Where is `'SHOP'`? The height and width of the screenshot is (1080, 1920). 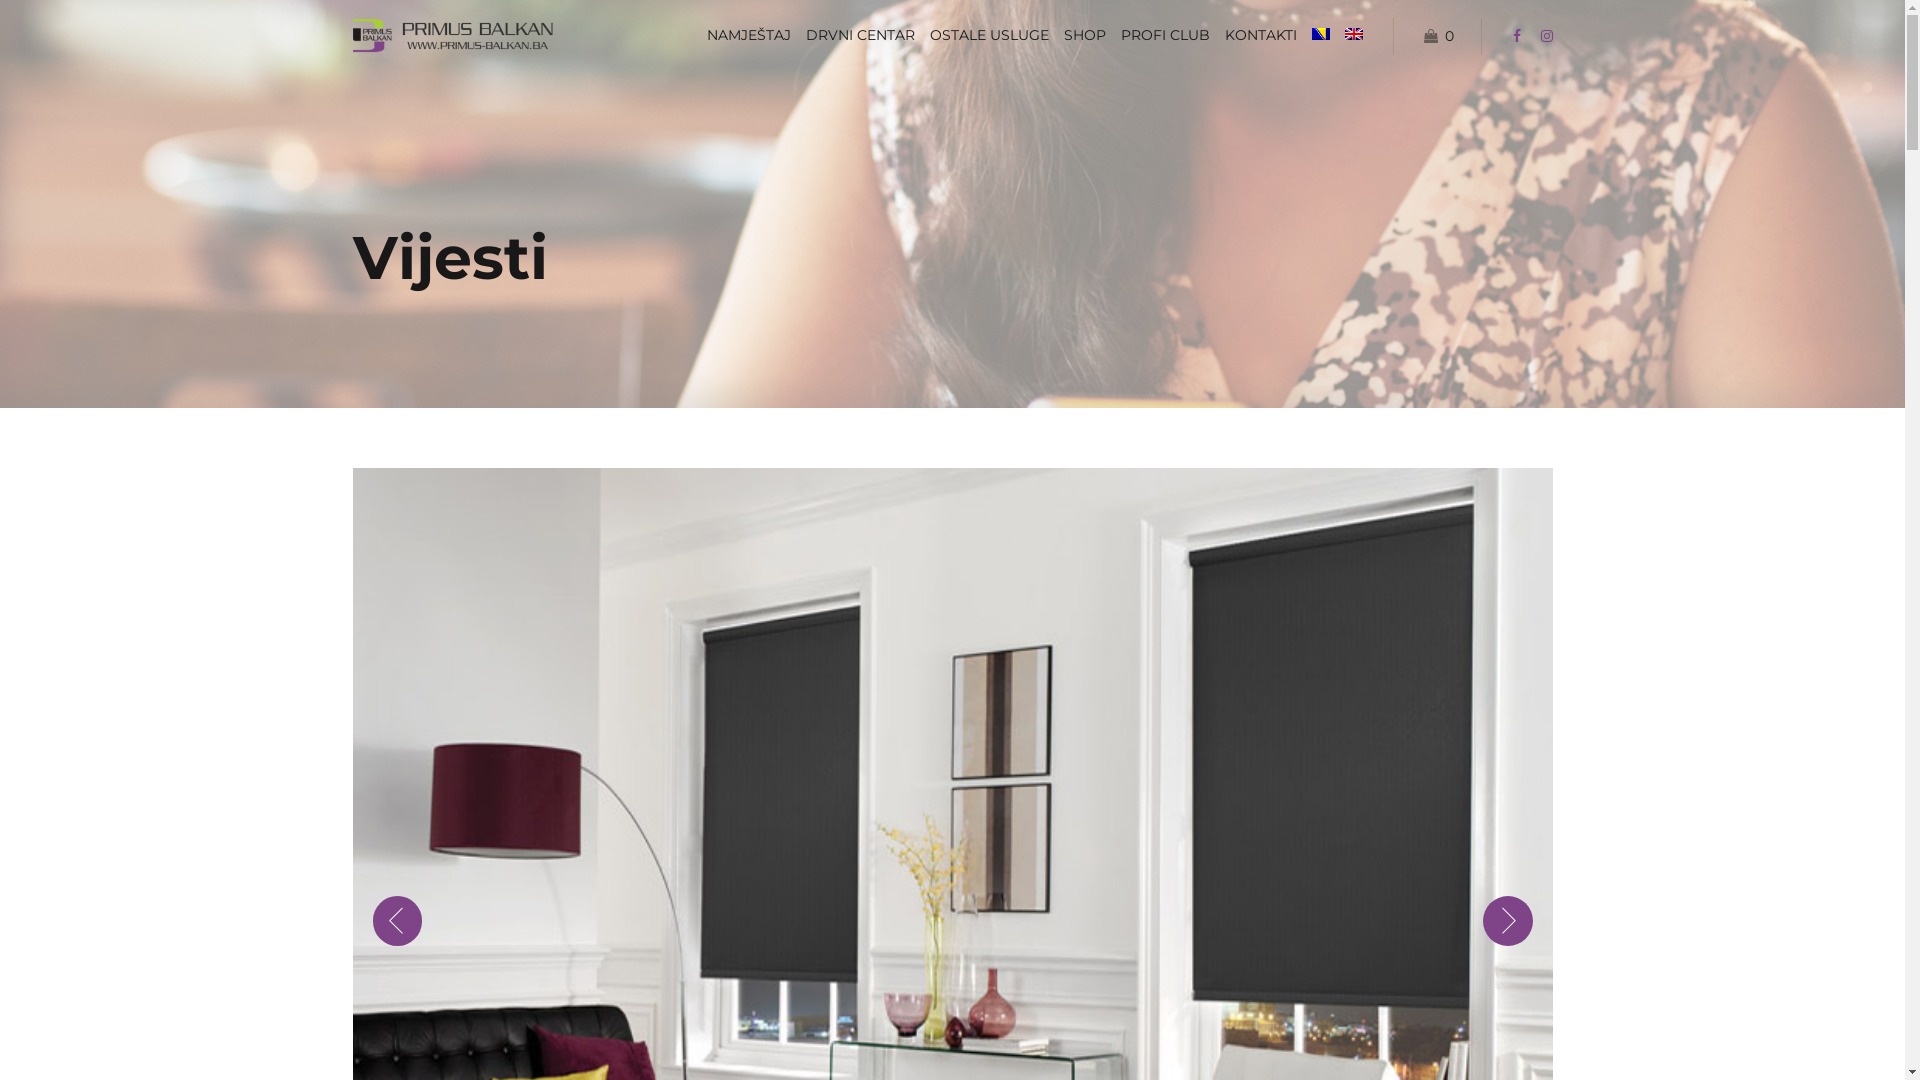
'SHOP' is located at coordinates (1083, 34).